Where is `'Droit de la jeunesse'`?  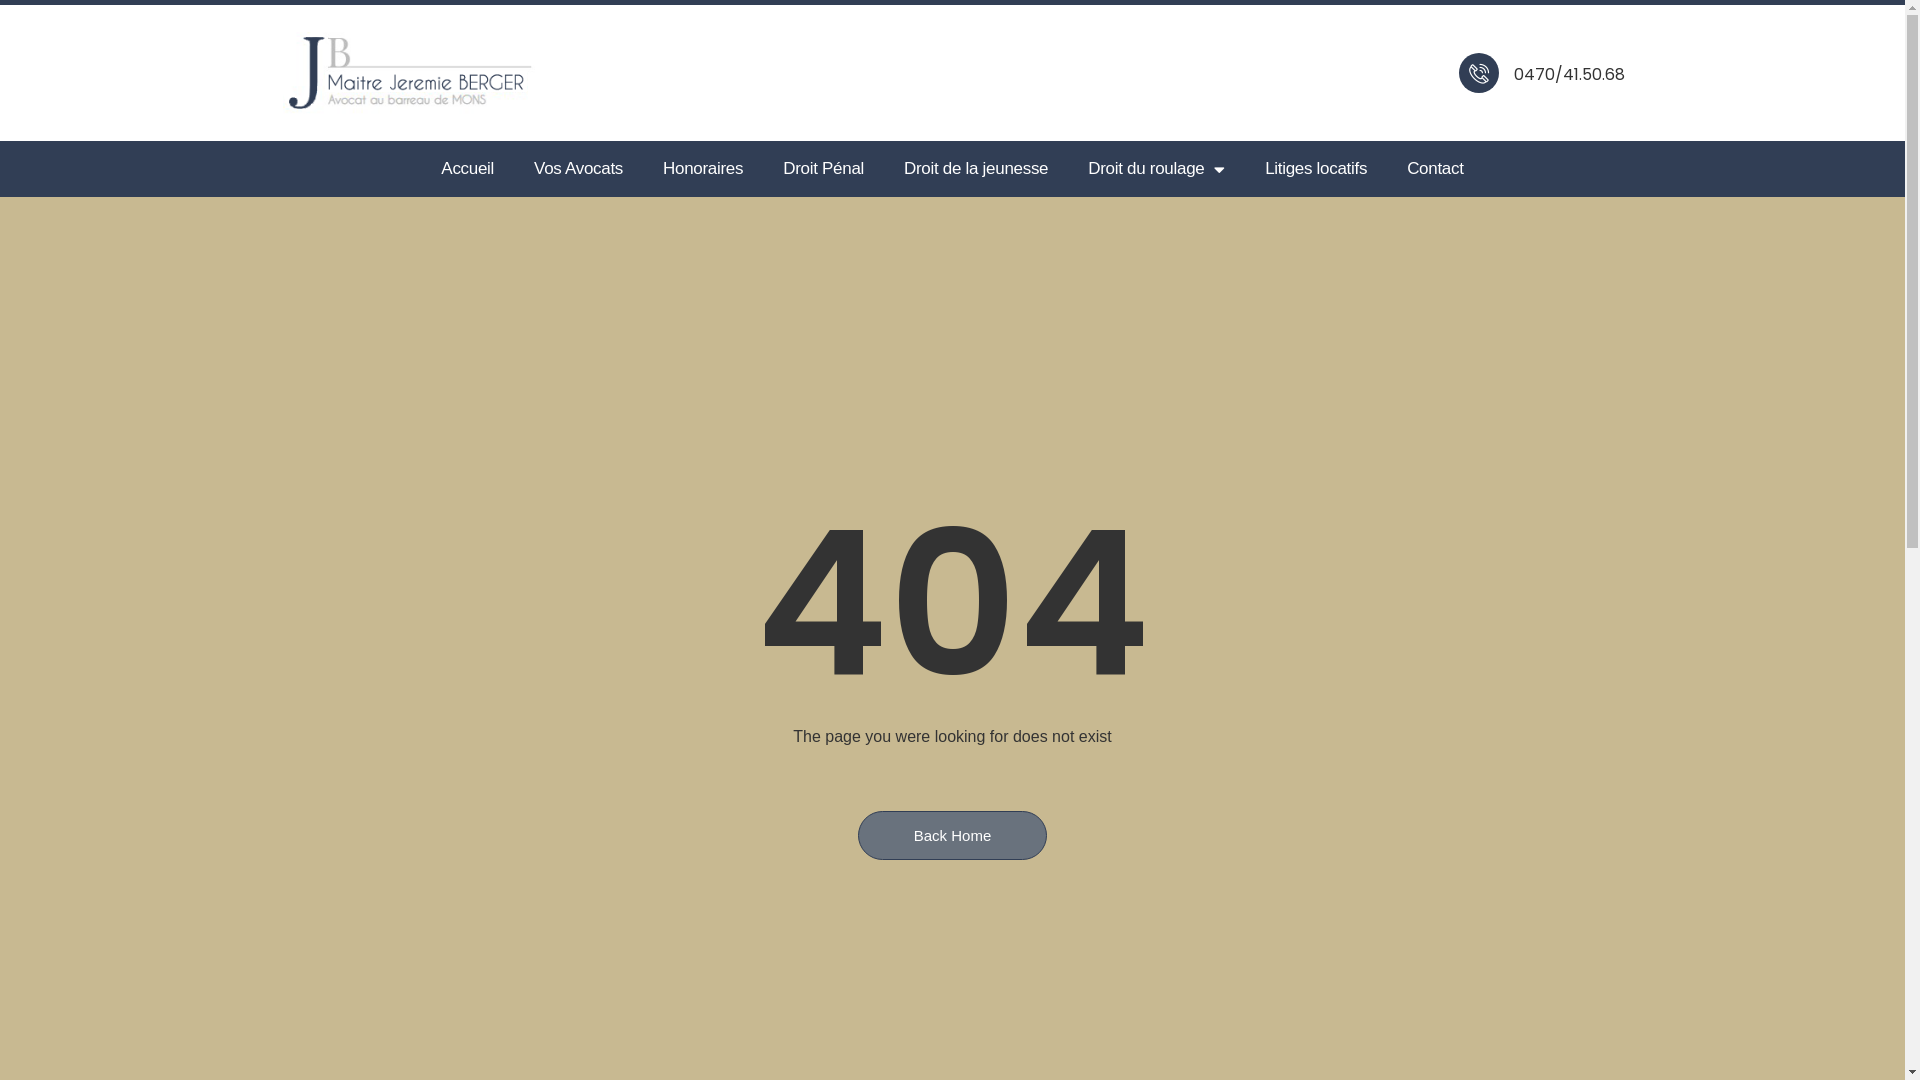 'Droit de la jeunesse' is located at coordinates (975, 168).